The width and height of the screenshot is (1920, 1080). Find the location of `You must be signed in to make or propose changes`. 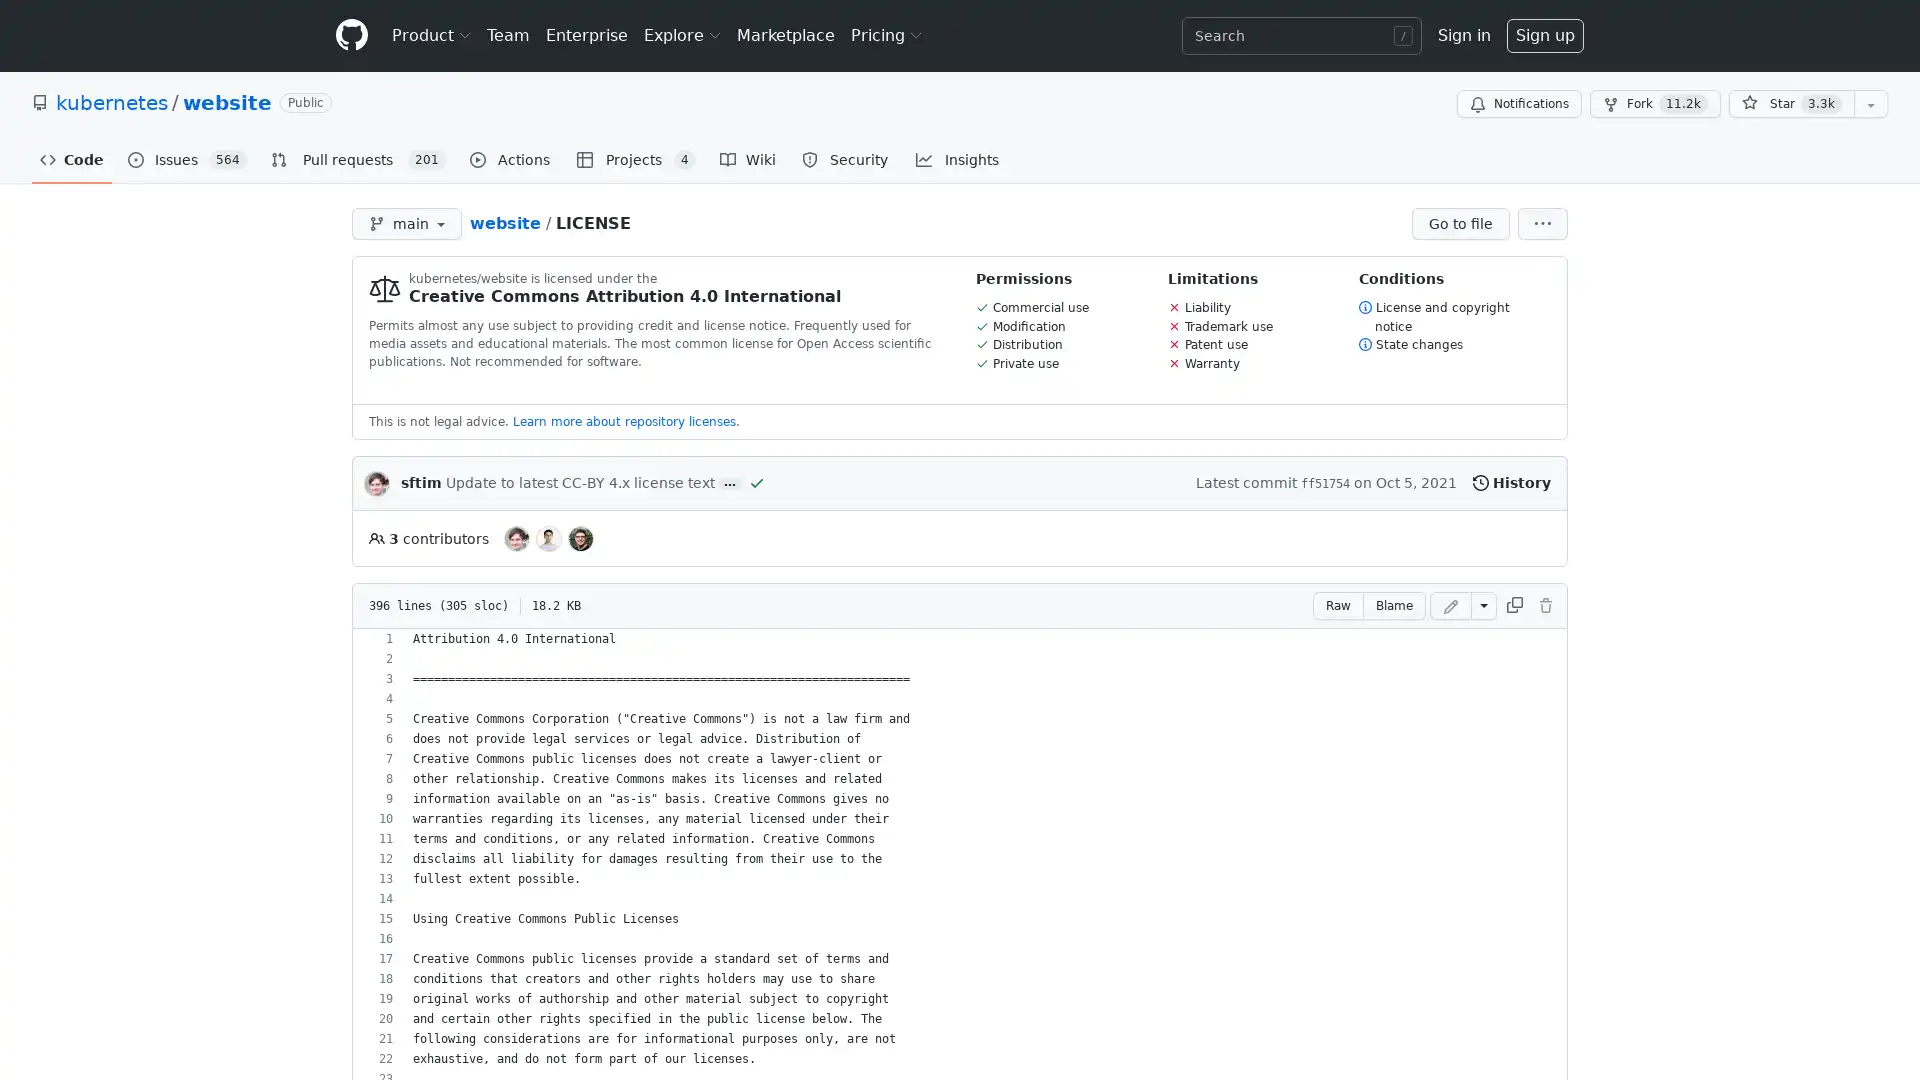

You must be signed in to make or propose changes is located at coordinates (1450, 604).